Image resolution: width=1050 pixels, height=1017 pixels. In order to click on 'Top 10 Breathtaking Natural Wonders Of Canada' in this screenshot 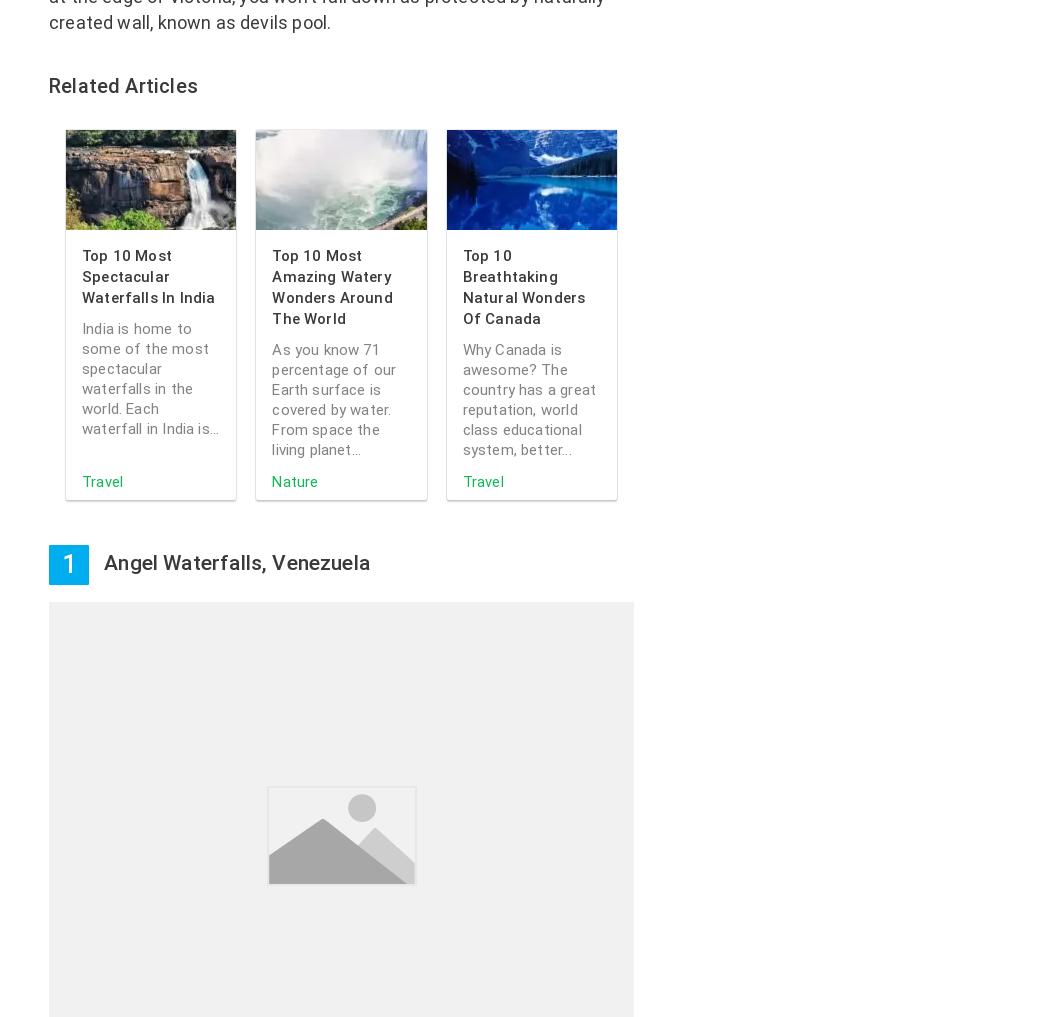, I will do `click(522, 287)`.